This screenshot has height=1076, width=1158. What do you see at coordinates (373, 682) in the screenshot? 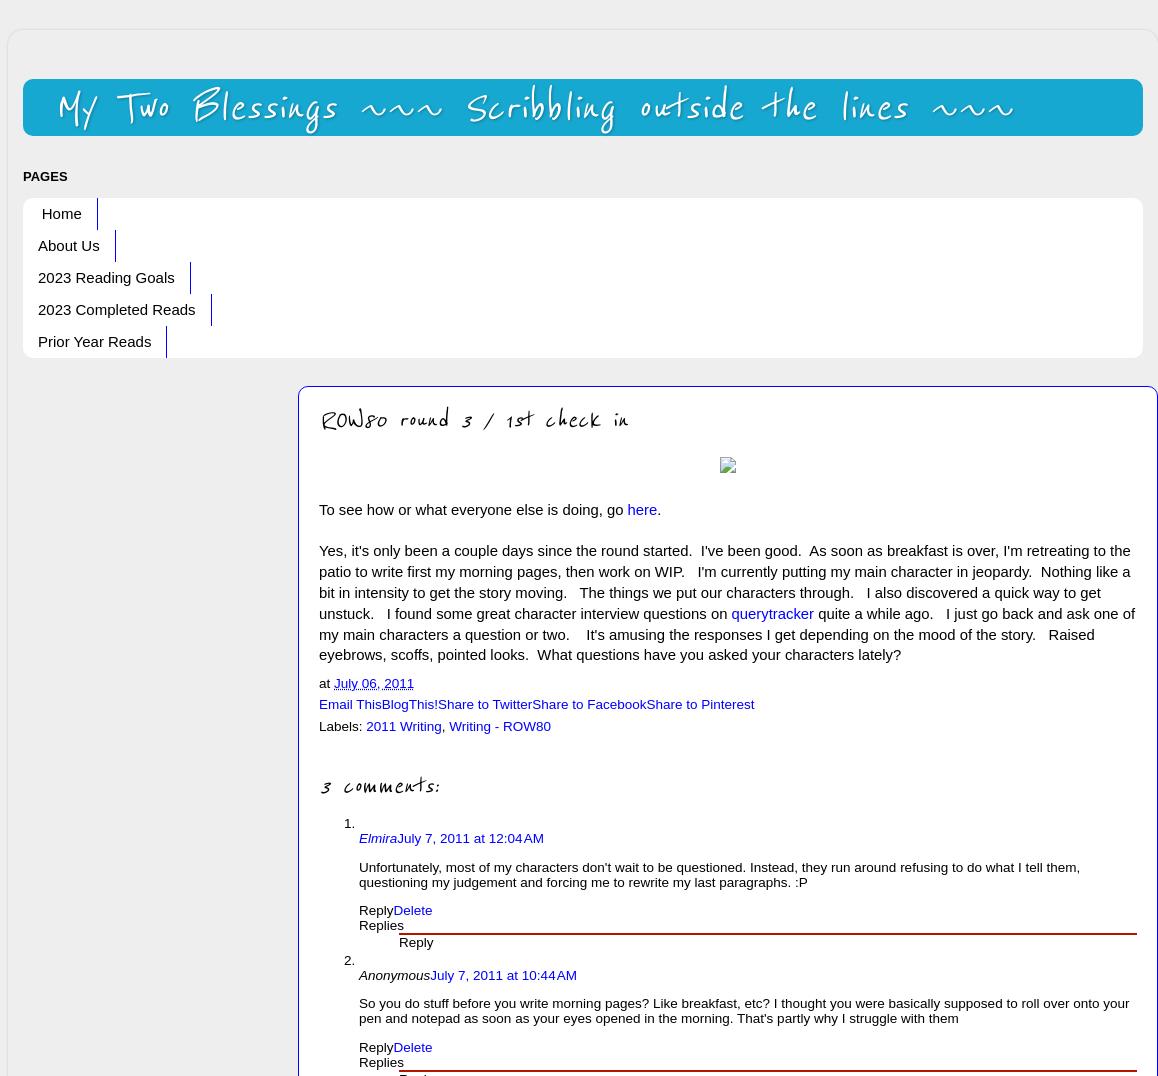
I see `'July 06, 2011'` at bounding box center [373, 682].